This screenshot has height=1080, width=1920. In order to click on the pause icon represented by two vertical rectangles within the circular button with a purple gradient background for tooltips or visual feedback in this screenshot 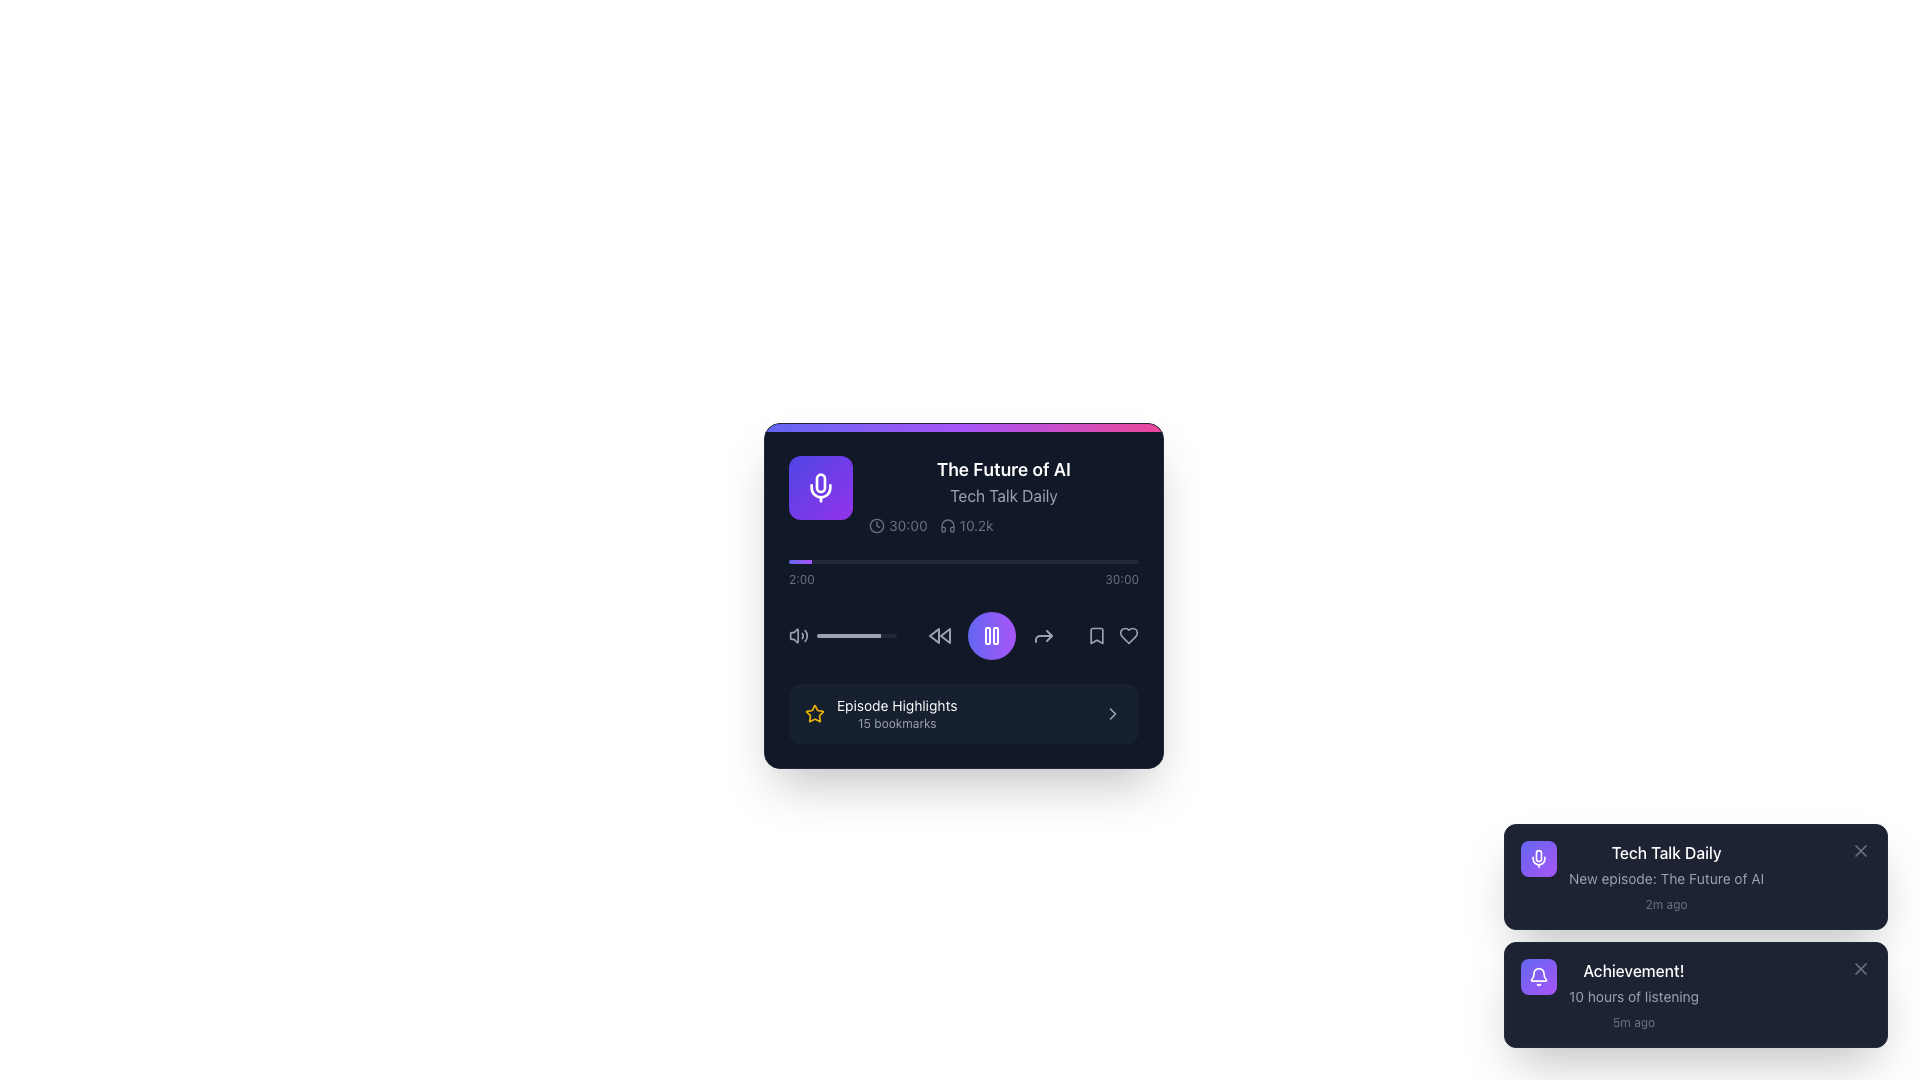, I will do `click(992, 636)`.